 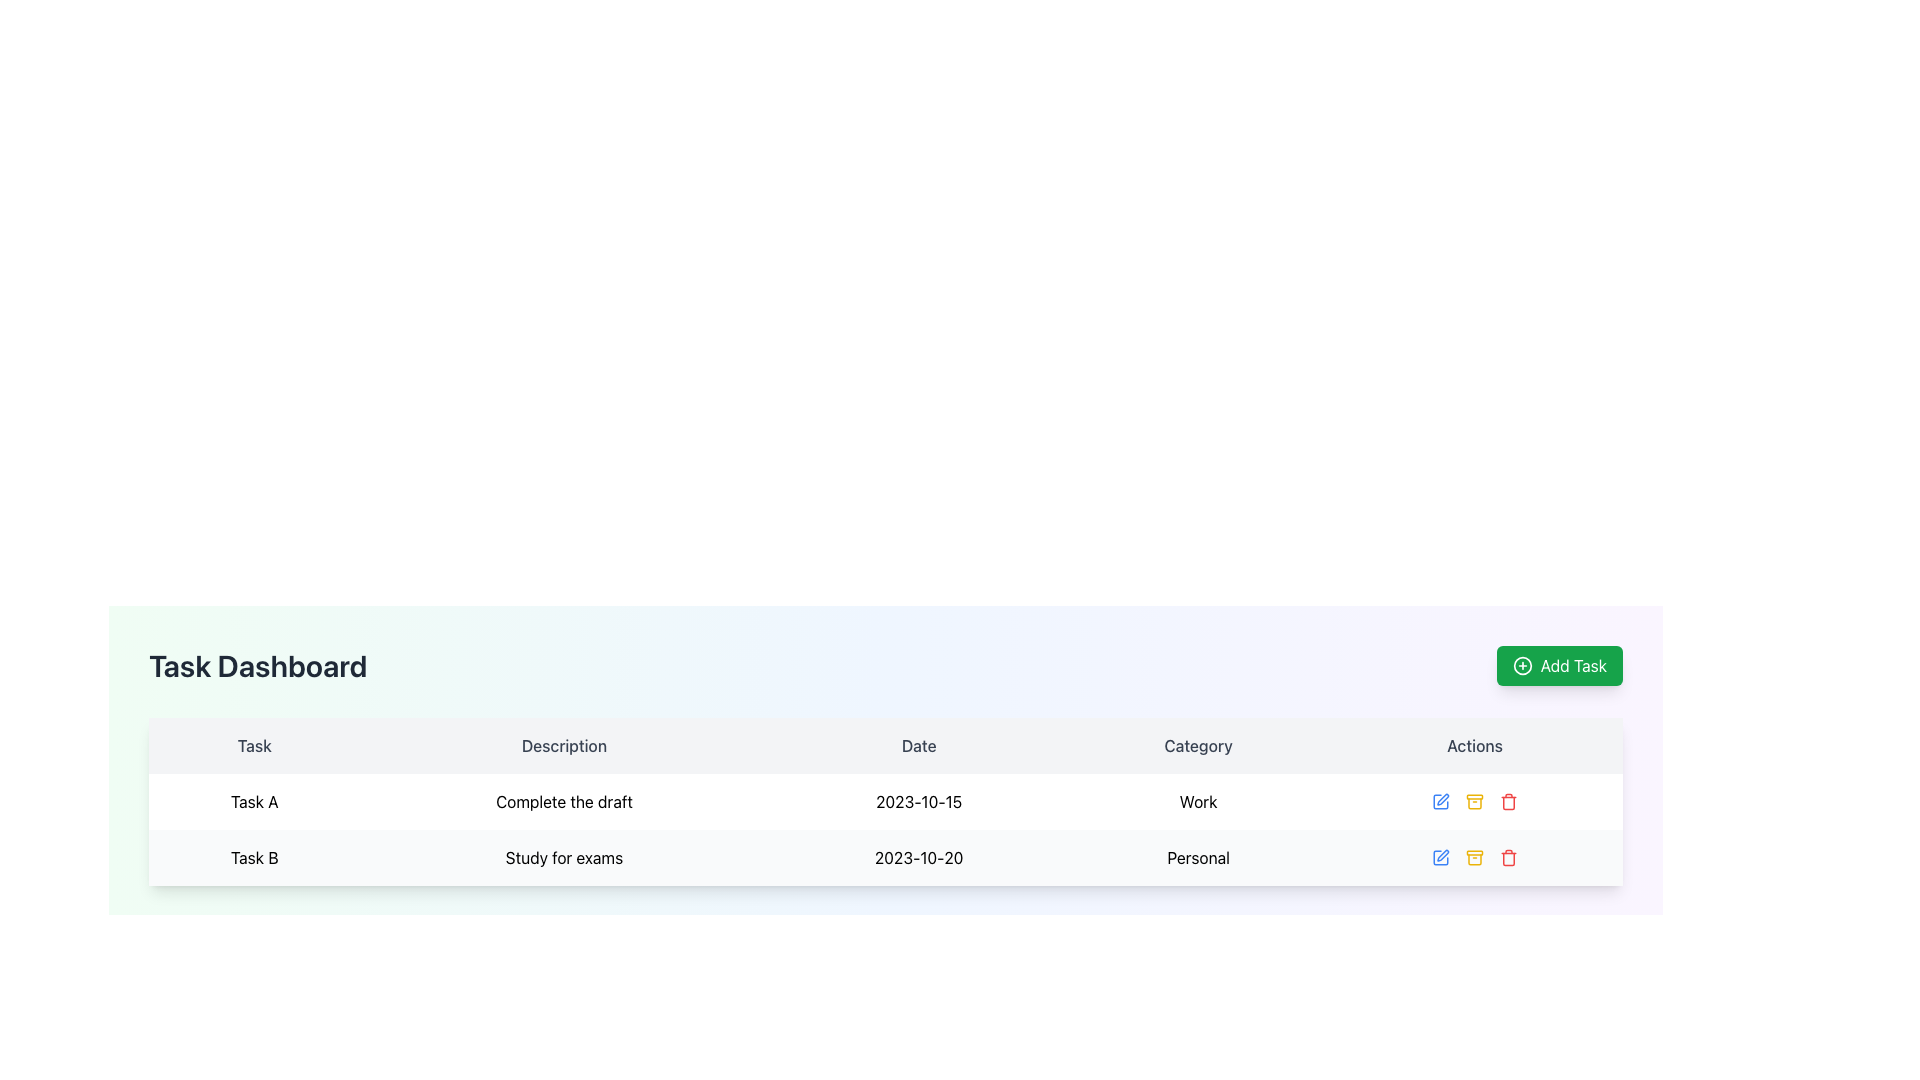 I want to click on the 'Personal' category label in the second task row of the table under the 'Category' column, so click(x=1198, y=856).